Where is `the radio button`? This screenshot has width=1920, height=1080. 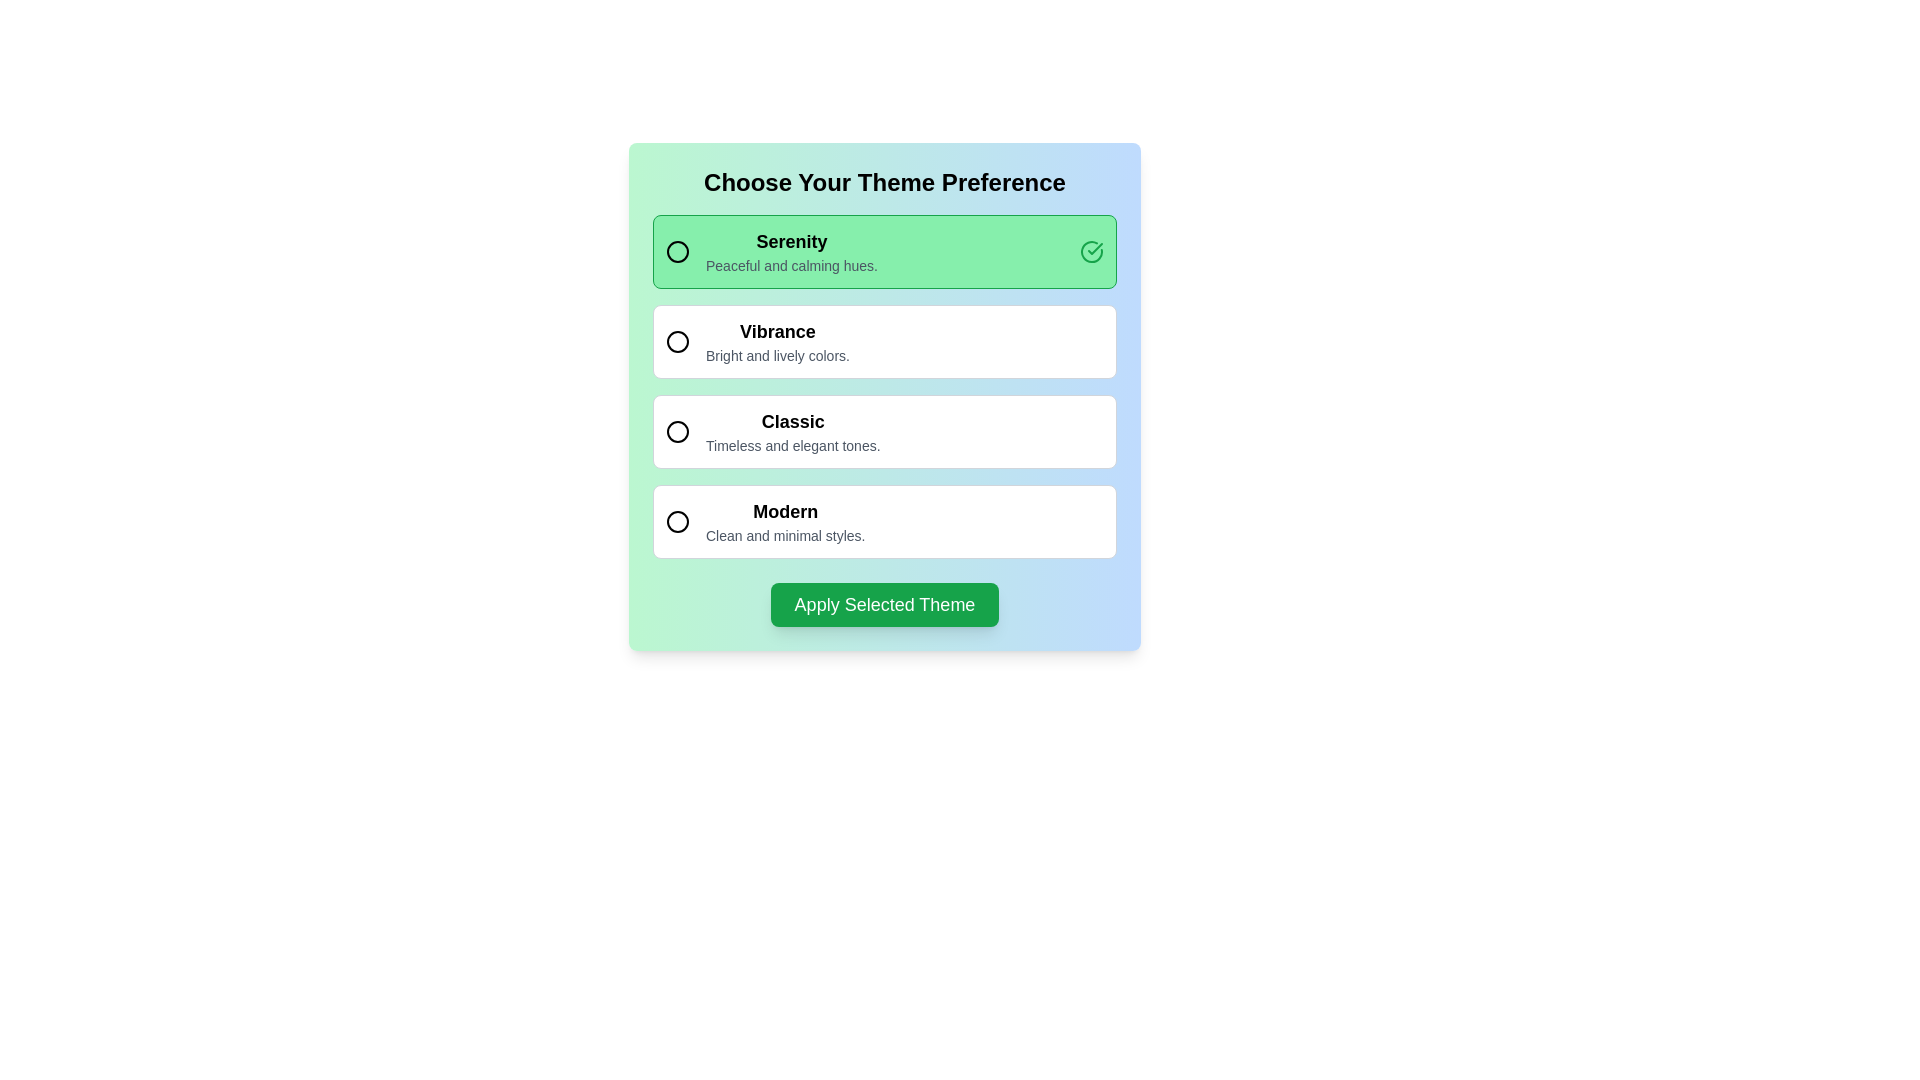
the radio button is located at coordinates (677, 431).